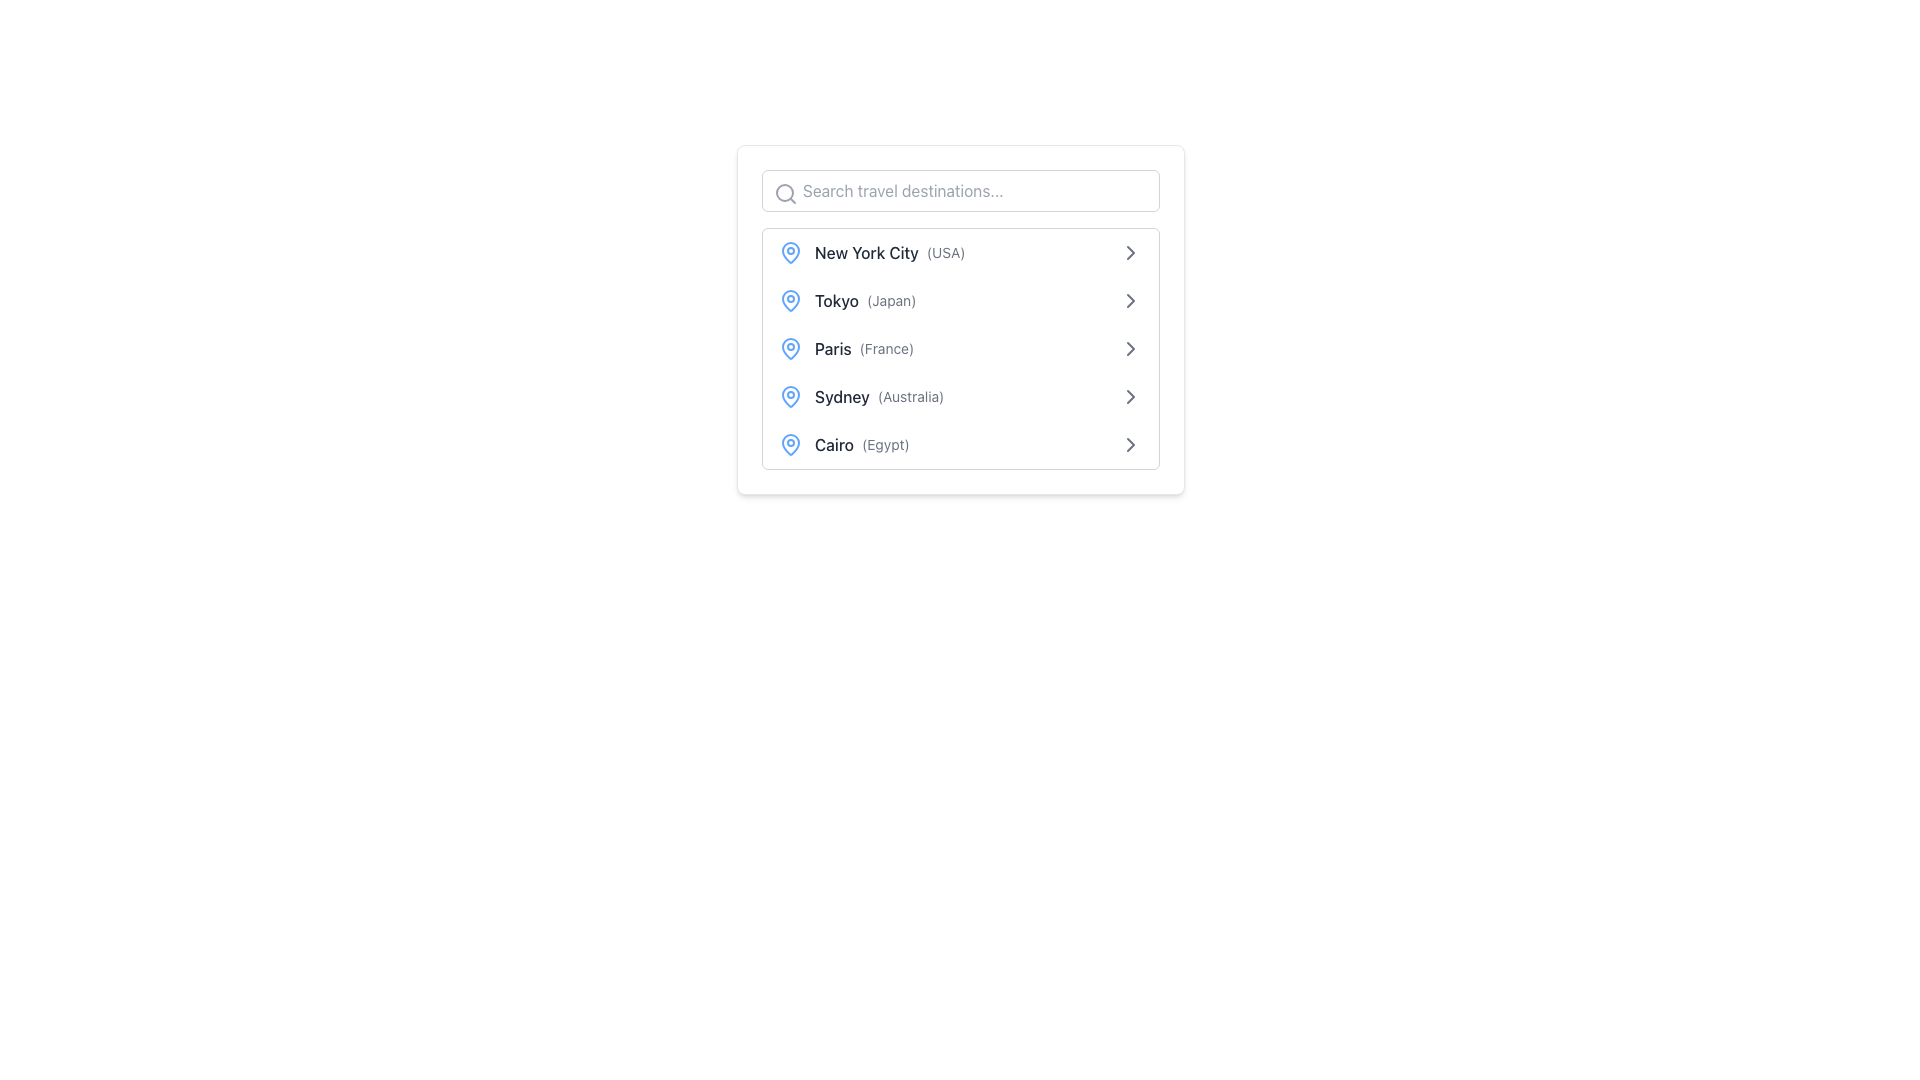 The width and height of the screenshot is (1920, 1080). I want to click on the text label displaying 'Cairo' in bold gray font, which is part of a list of destinations and positioned next to '(Egypt)', so click(834, 443).